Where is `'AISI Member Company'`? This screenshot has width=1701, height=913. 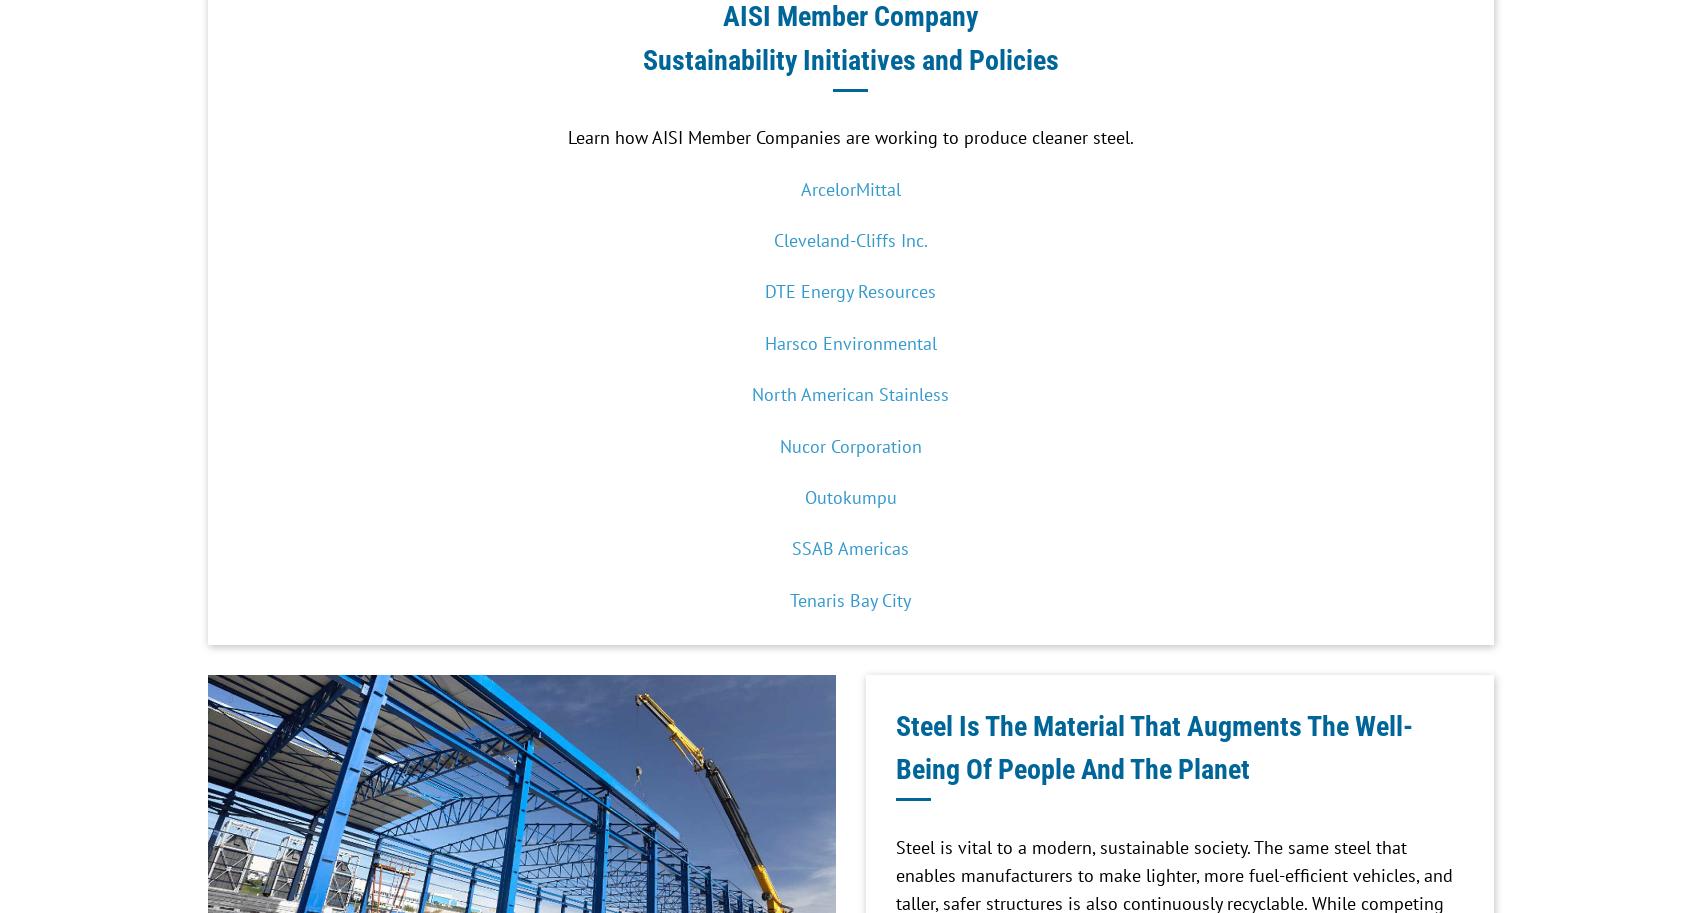
'AISI Member Company' is located at coordinates (850, 16).